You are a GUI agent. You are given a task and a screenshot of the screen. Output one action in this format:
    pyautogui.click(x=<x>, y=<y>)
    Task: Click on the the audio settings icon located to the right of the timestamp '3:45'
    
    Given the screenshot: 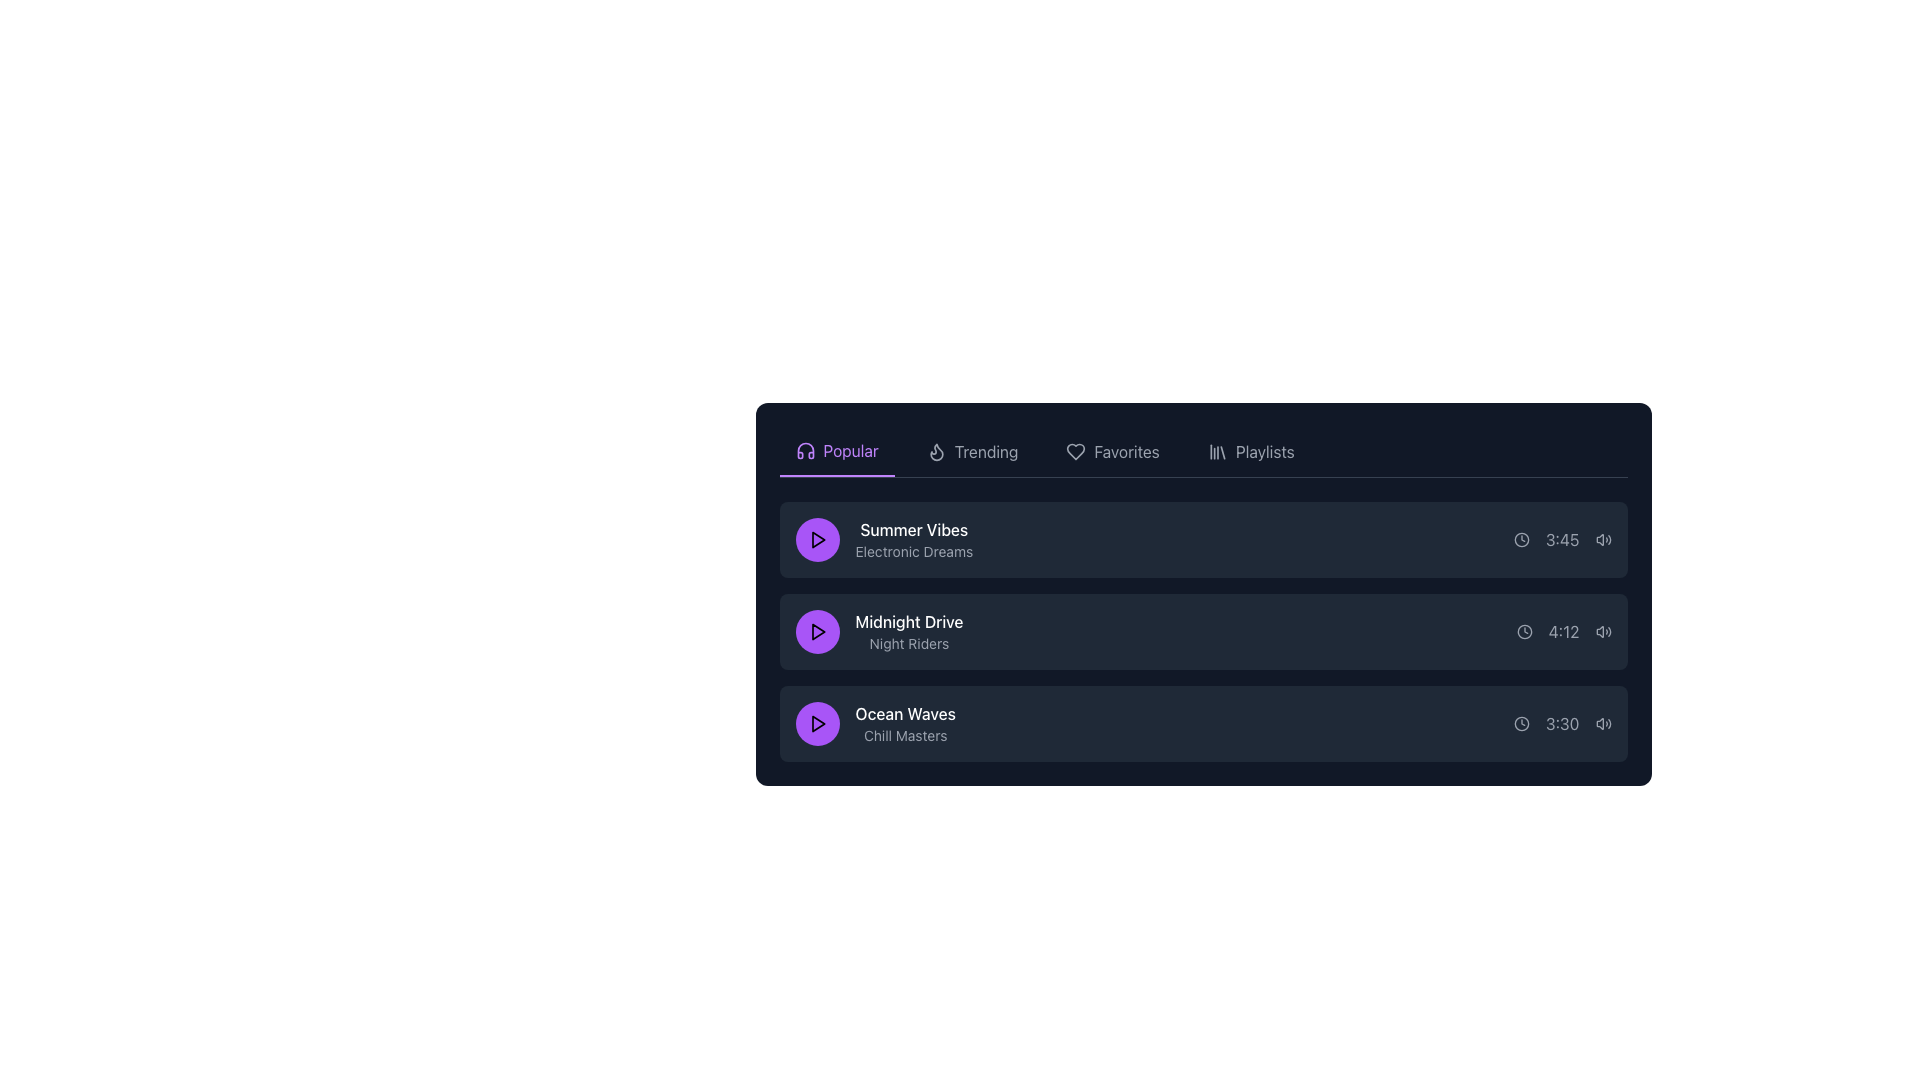 What is the action you would take?
    pyautogui.click(x=1603, y=540)
    